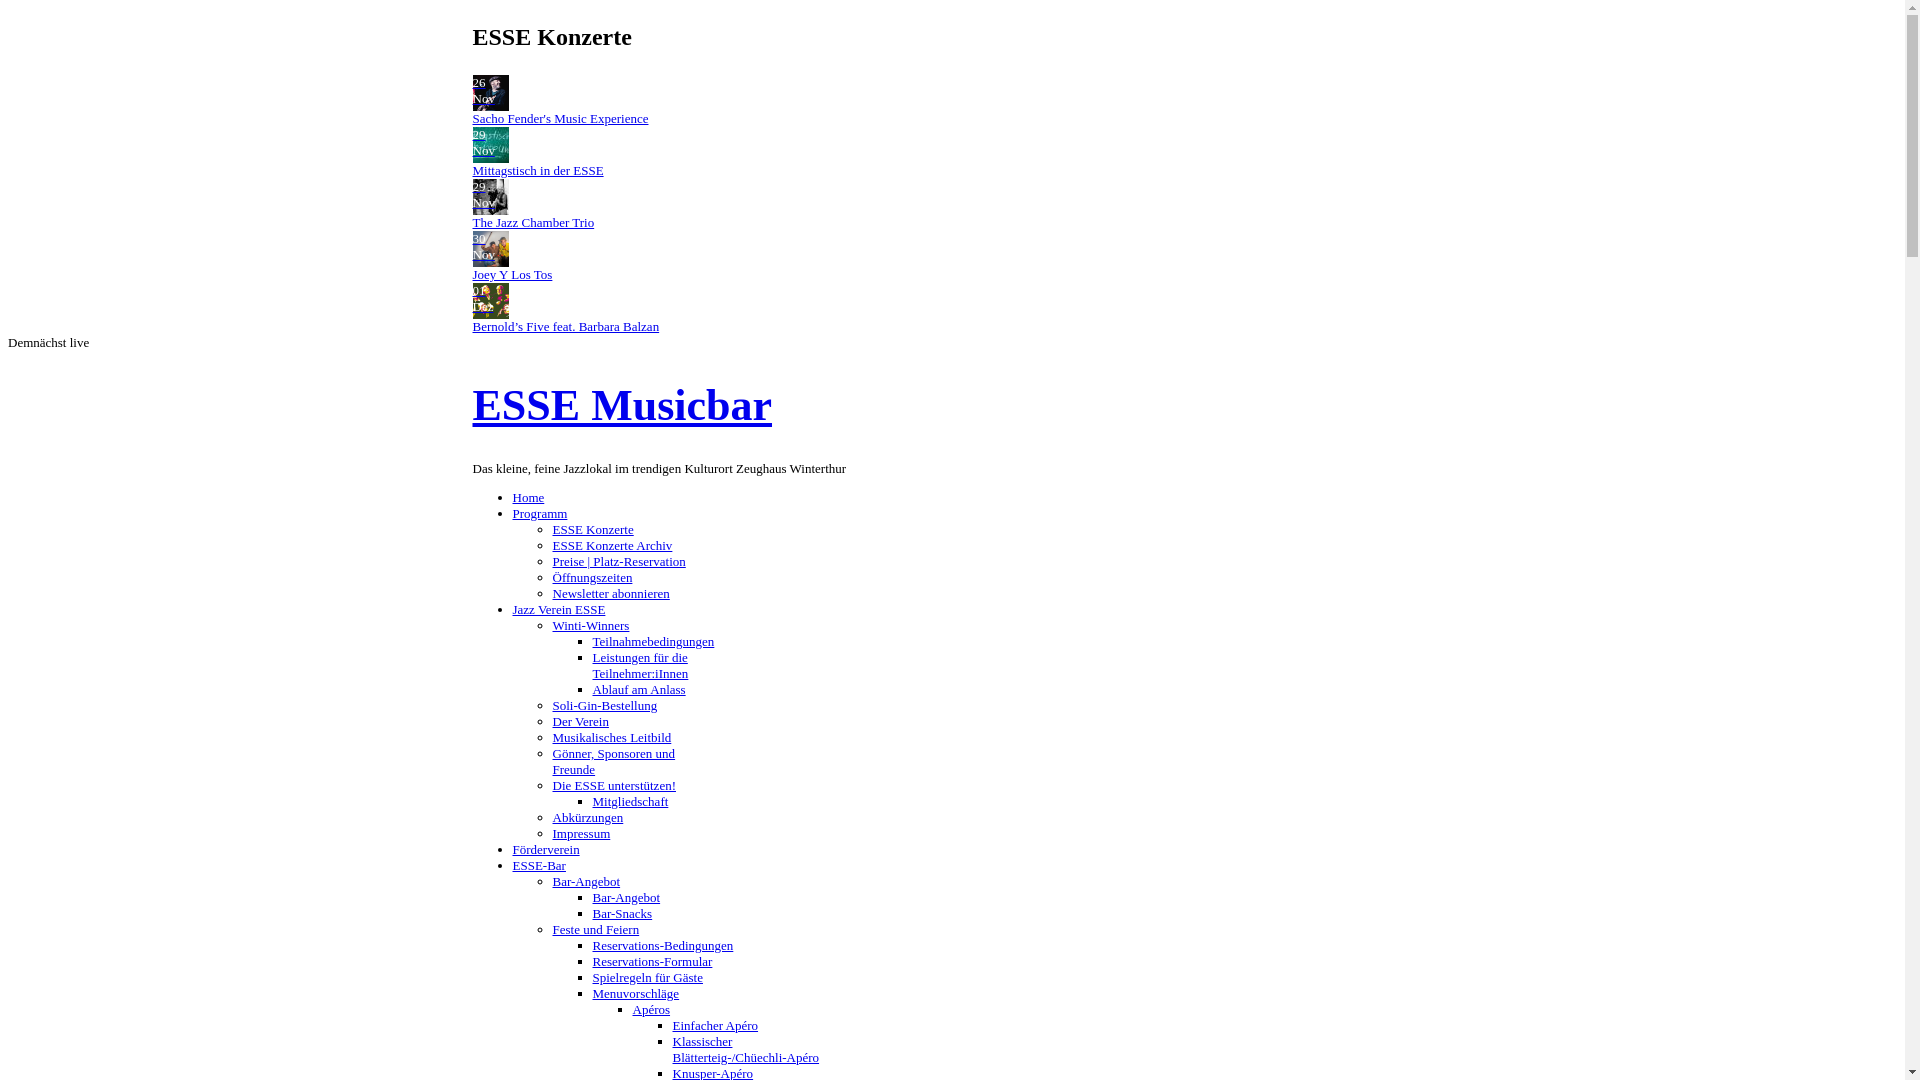 Image resolution: width=1920 pixels, height=1080 pixels. What do you see at coordinates (621, 405) in the screenshot?
I see `'ESSE Musicbar'` at bounding box center [621, 405].